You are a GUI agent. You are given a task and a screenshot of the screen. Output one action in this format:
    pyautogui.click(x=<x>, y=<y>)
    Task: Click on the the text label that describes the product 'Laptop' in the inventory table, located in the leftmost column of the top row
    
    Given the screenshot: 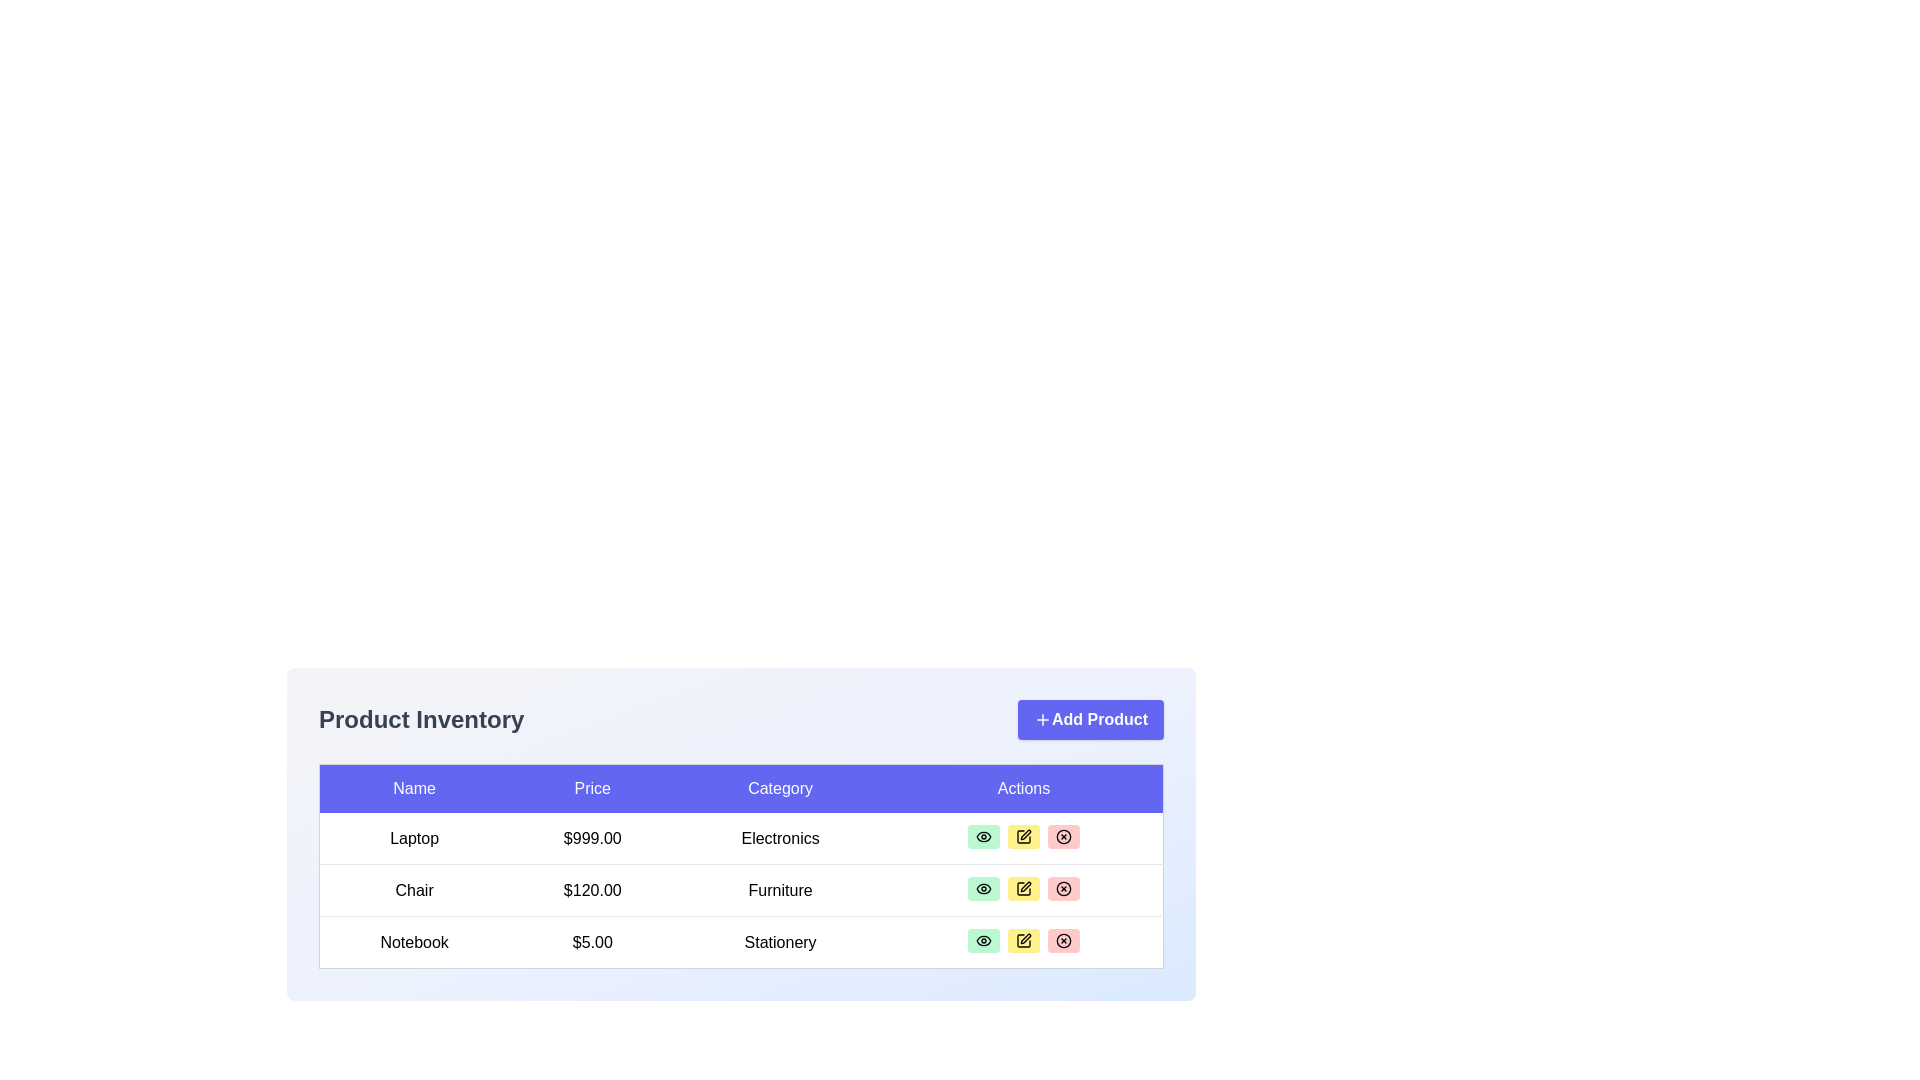 What is the action you would take?
    pyautogui.click(x=413, y=838)
    